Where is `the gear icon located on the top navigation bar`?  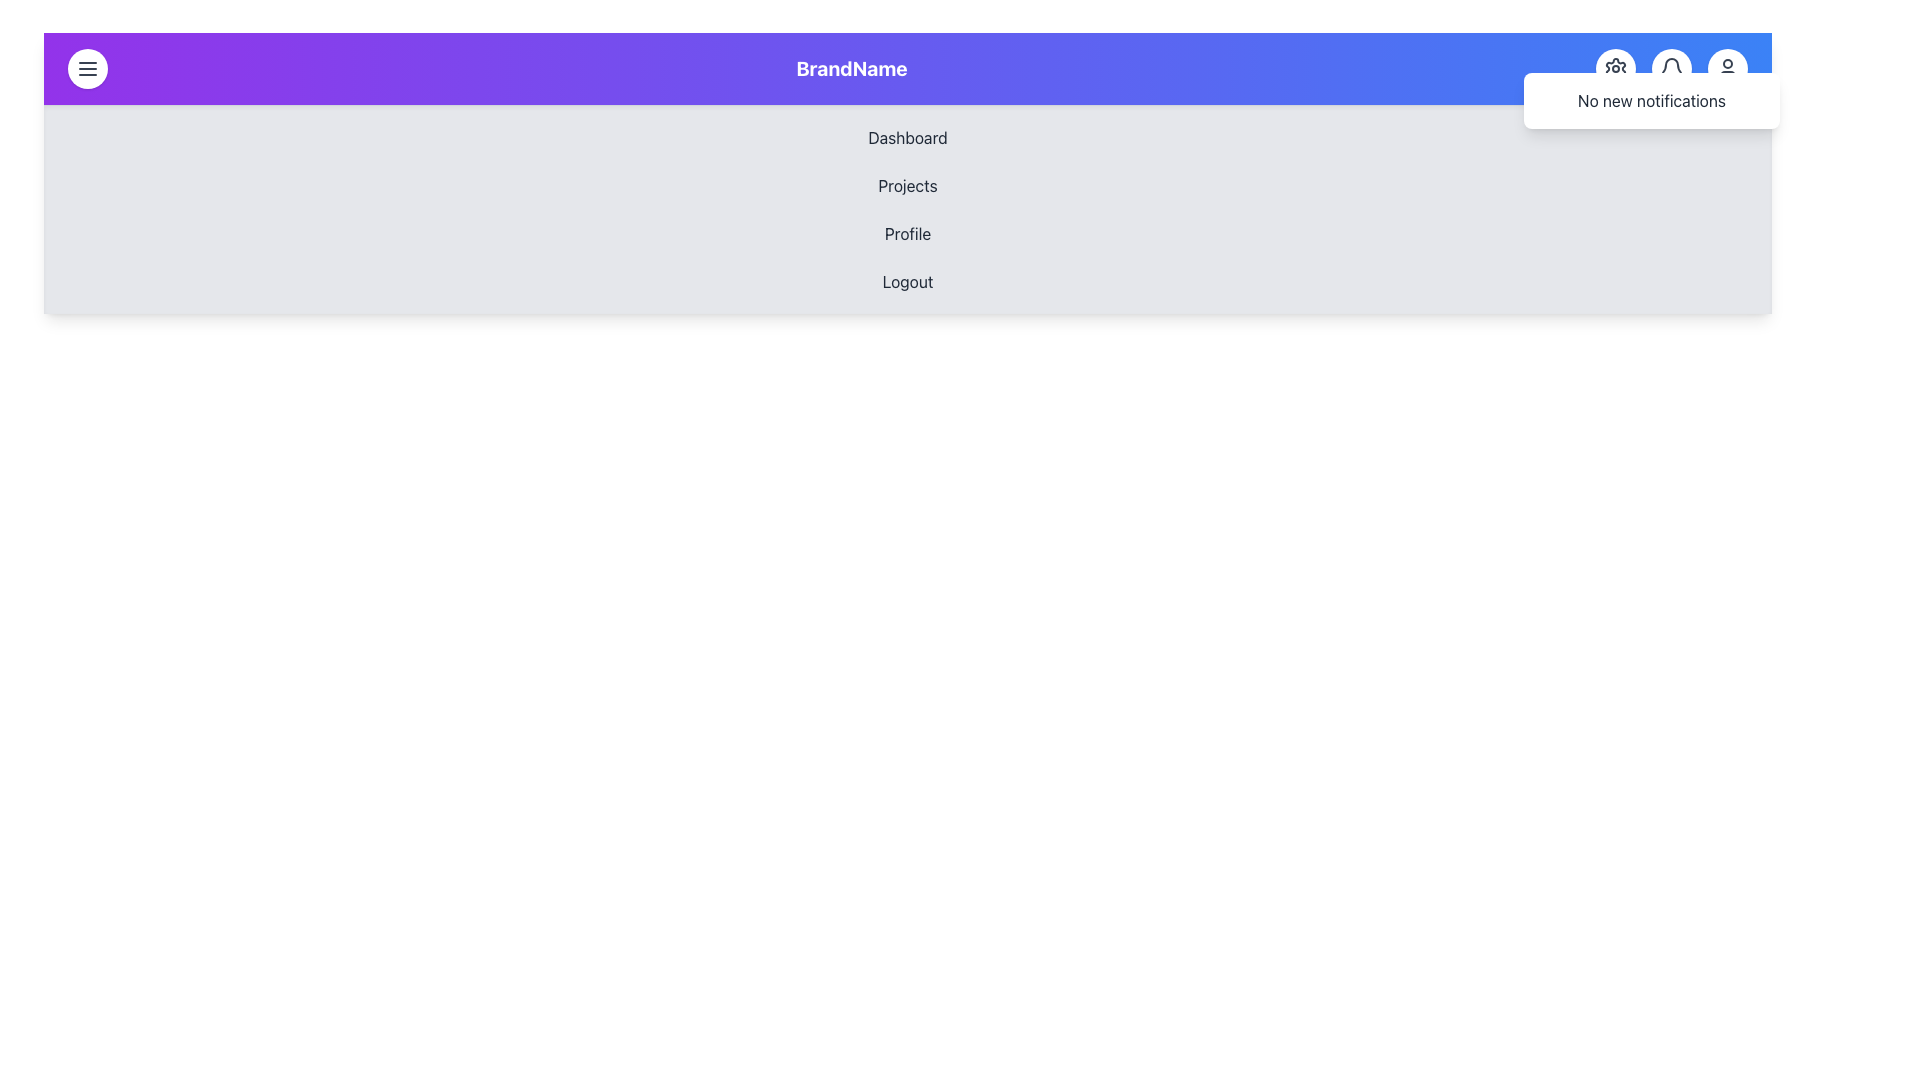 the gear icon located on the top navigation bar is located at coordinates (1616, 68).